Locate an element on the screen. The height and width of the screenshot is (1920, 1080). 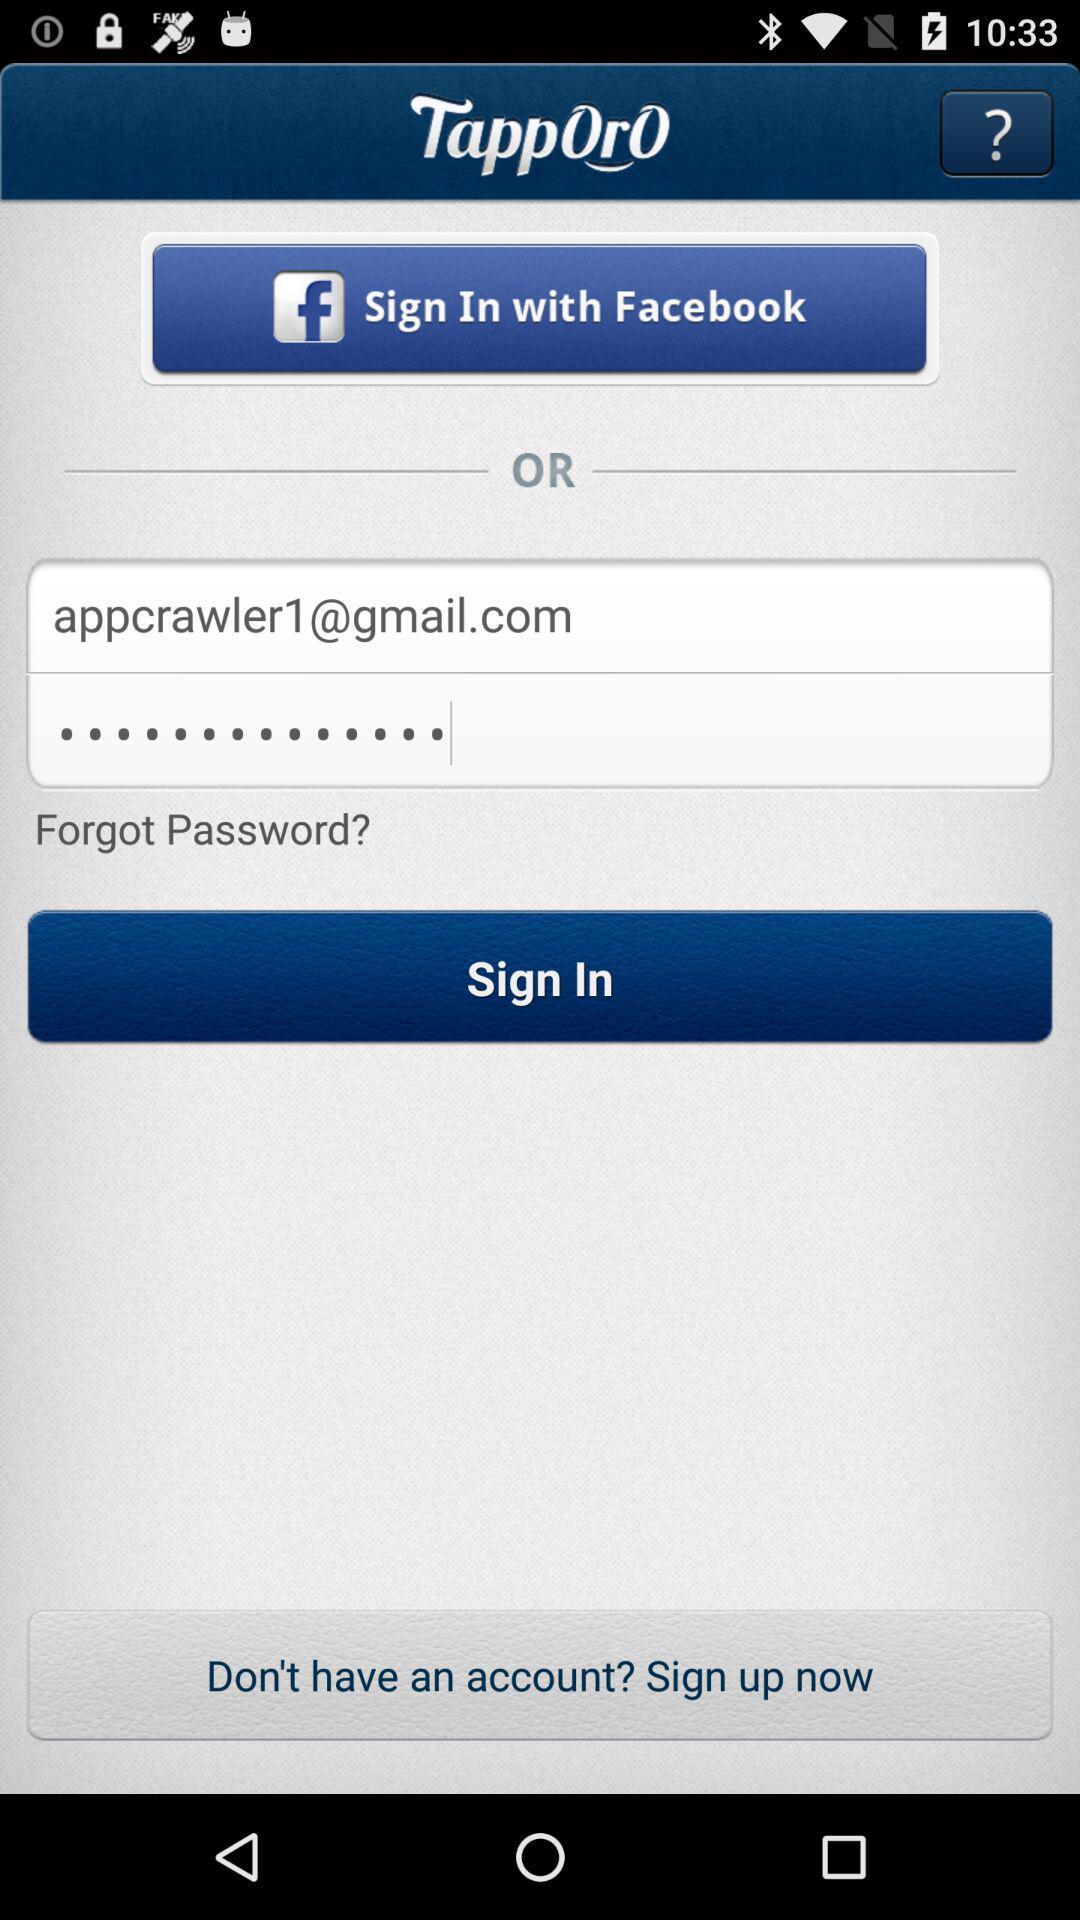
open option to sign in with facebook is located at coordinates (540, 307).